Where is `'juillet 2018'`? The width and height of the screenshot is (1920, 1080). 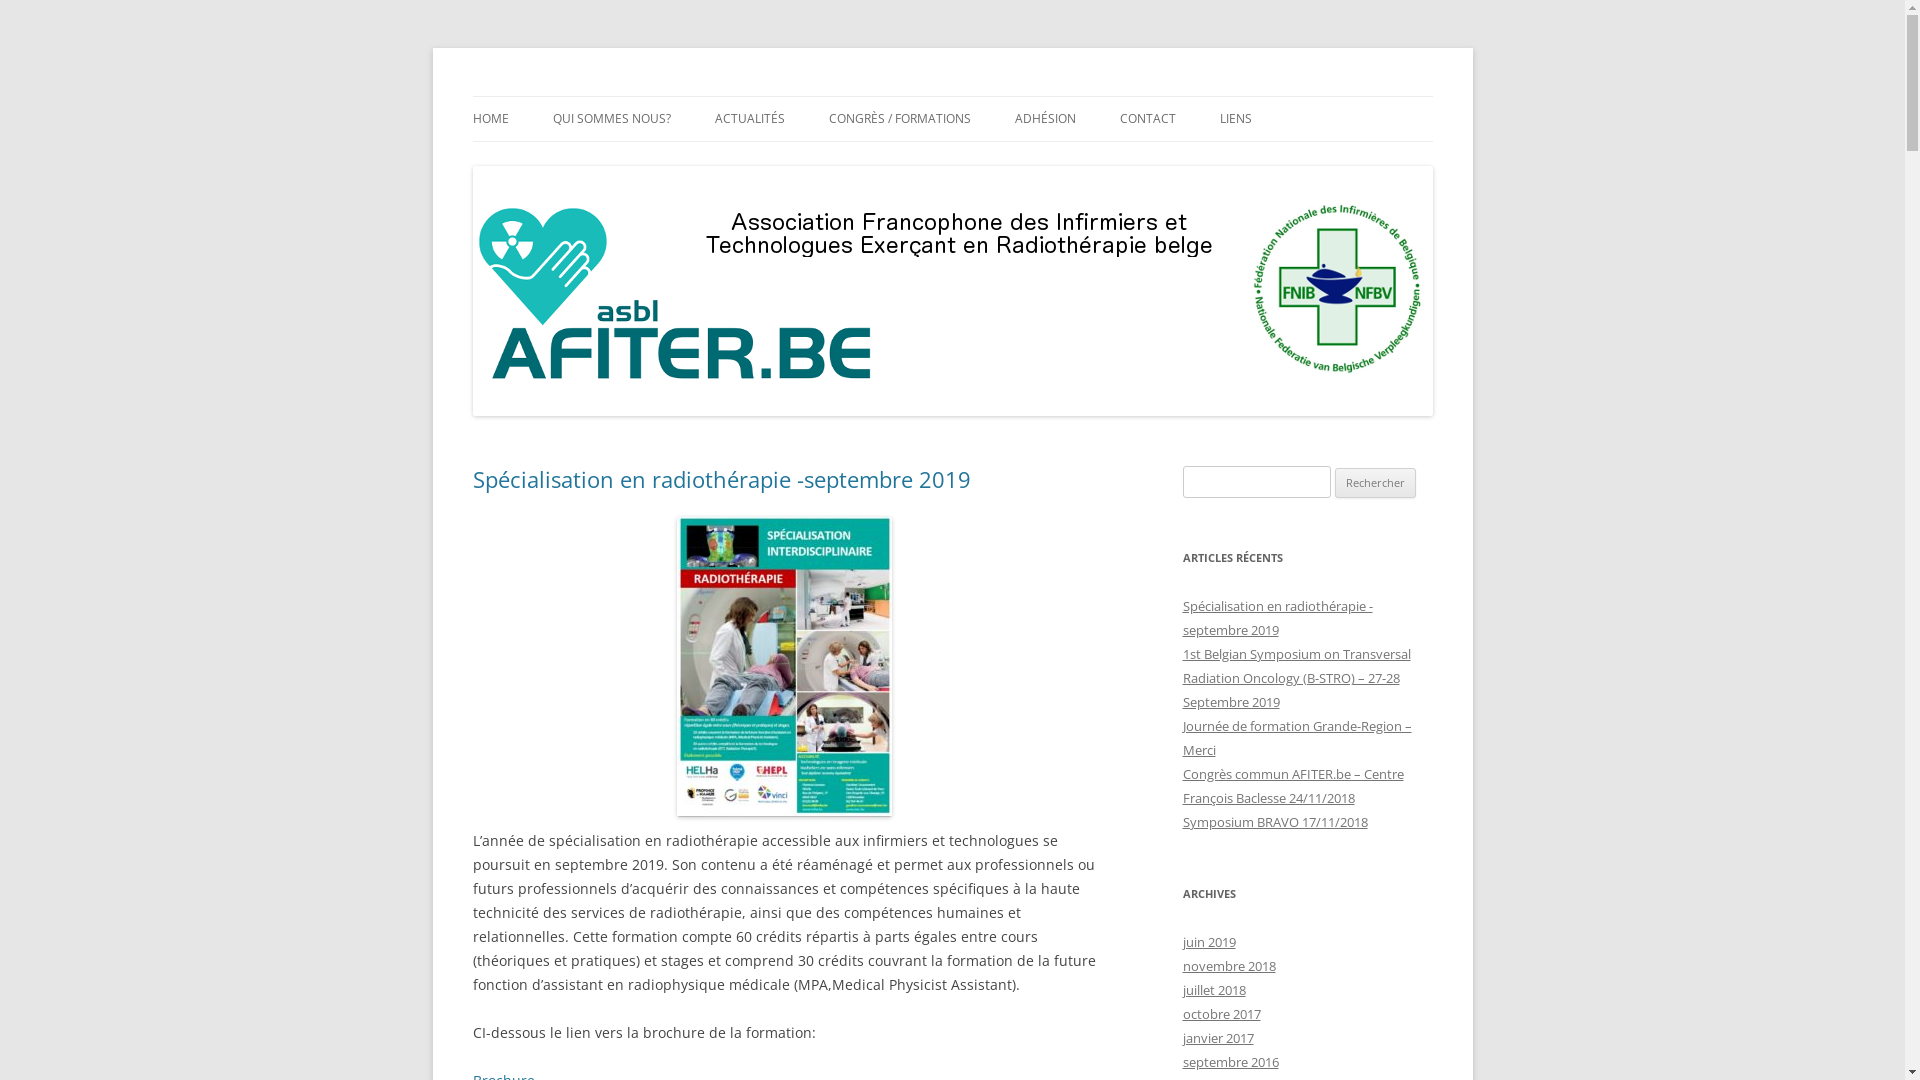
'juillet 2018' is located at coordinates (1212, 990).